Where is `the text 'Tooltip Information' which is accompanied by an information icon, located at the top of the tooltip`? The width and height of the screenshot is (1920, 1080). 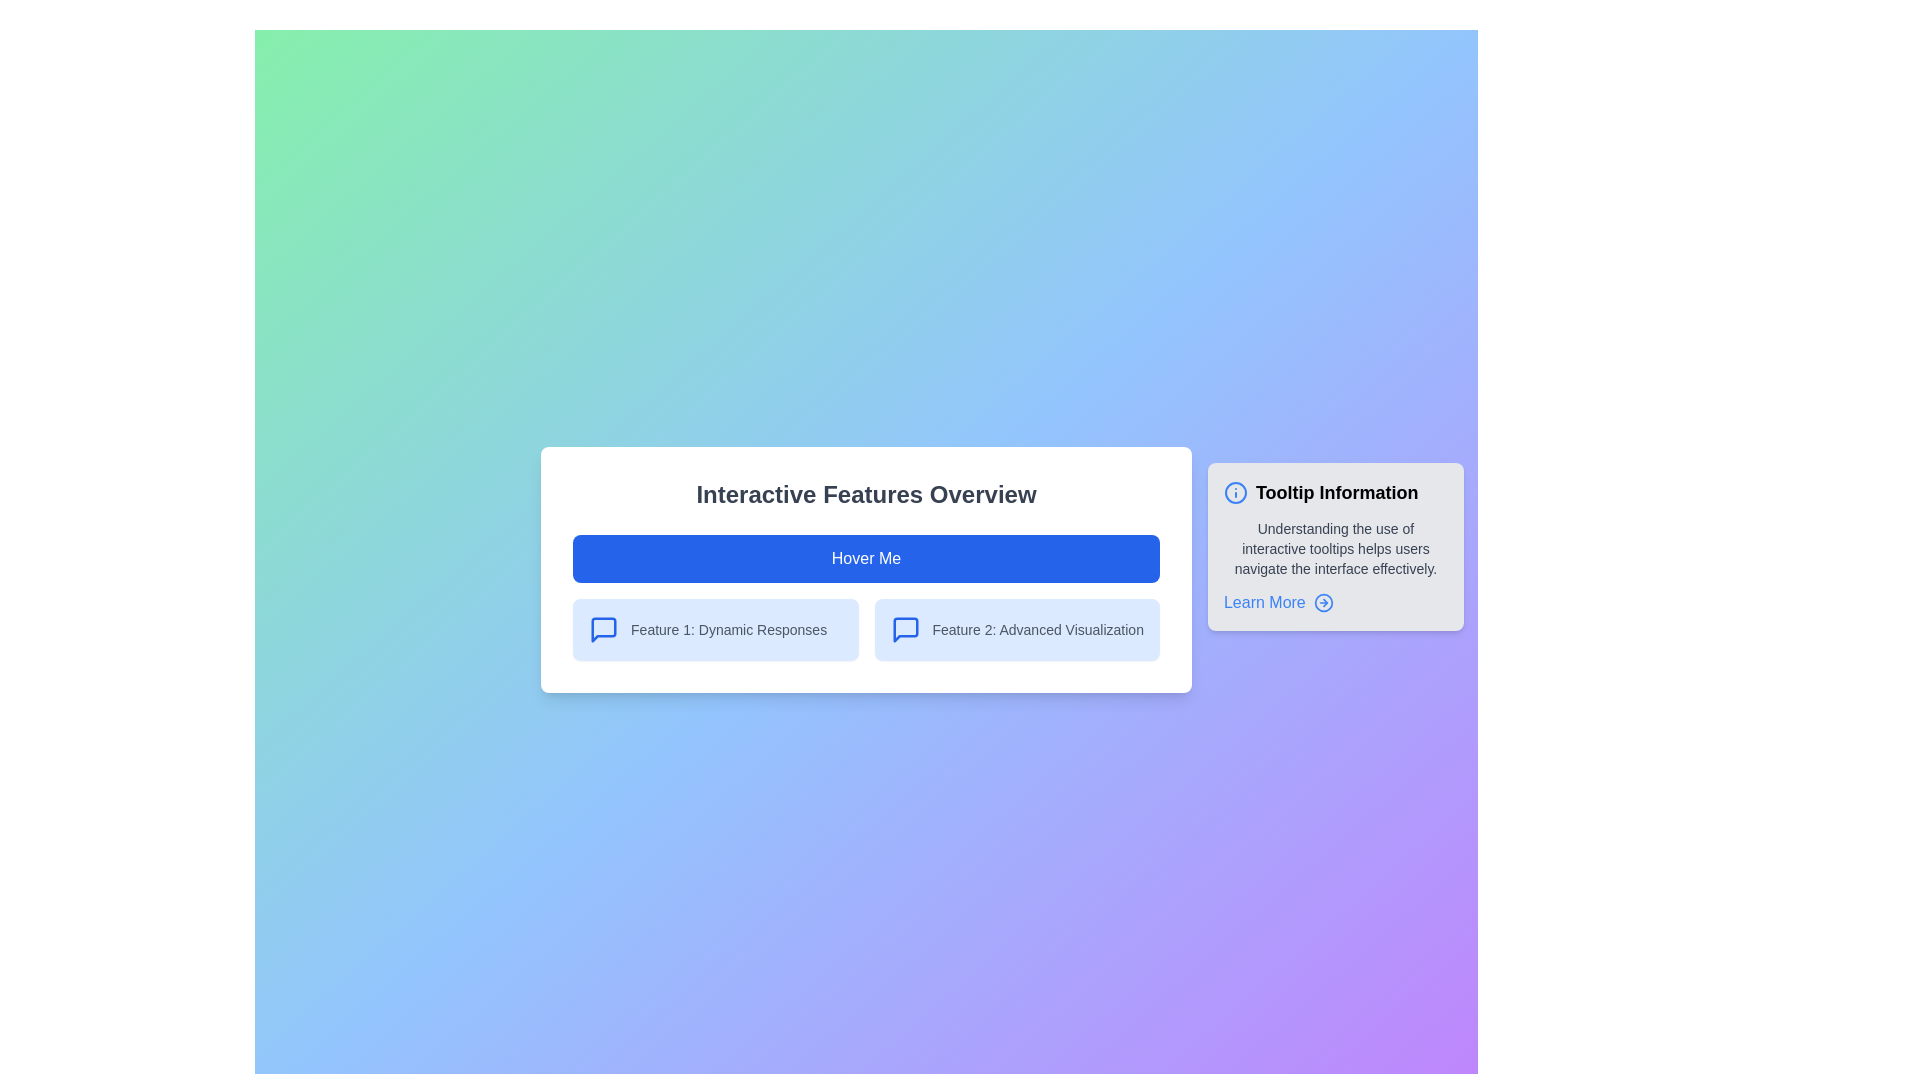
the text 'Tooltip Information' which is accompanied by an information icon, located at the top of the tooltip is located at coordinates (1335, 493).